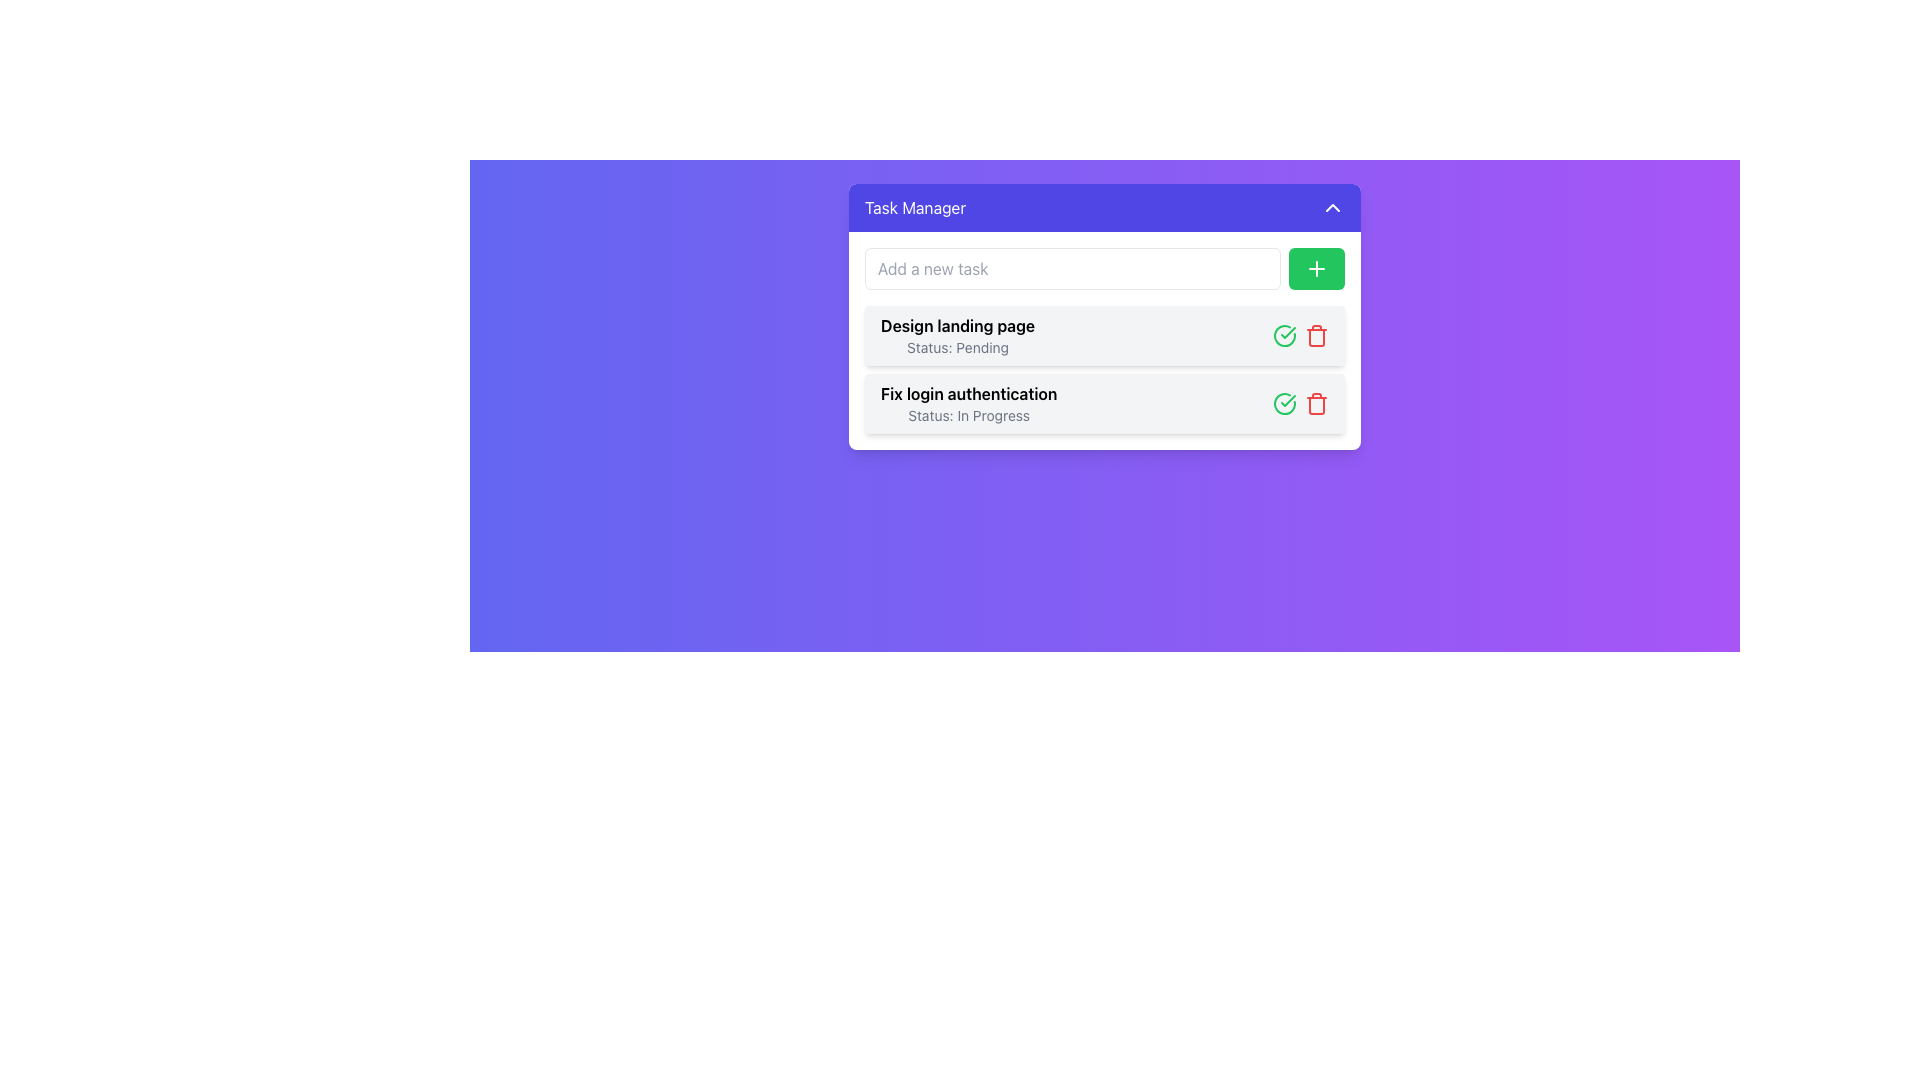  Describe the element at coordinates (1285, 404) in the screenshot. I see `the green circular icon with a checkmark inside, located` at that location.